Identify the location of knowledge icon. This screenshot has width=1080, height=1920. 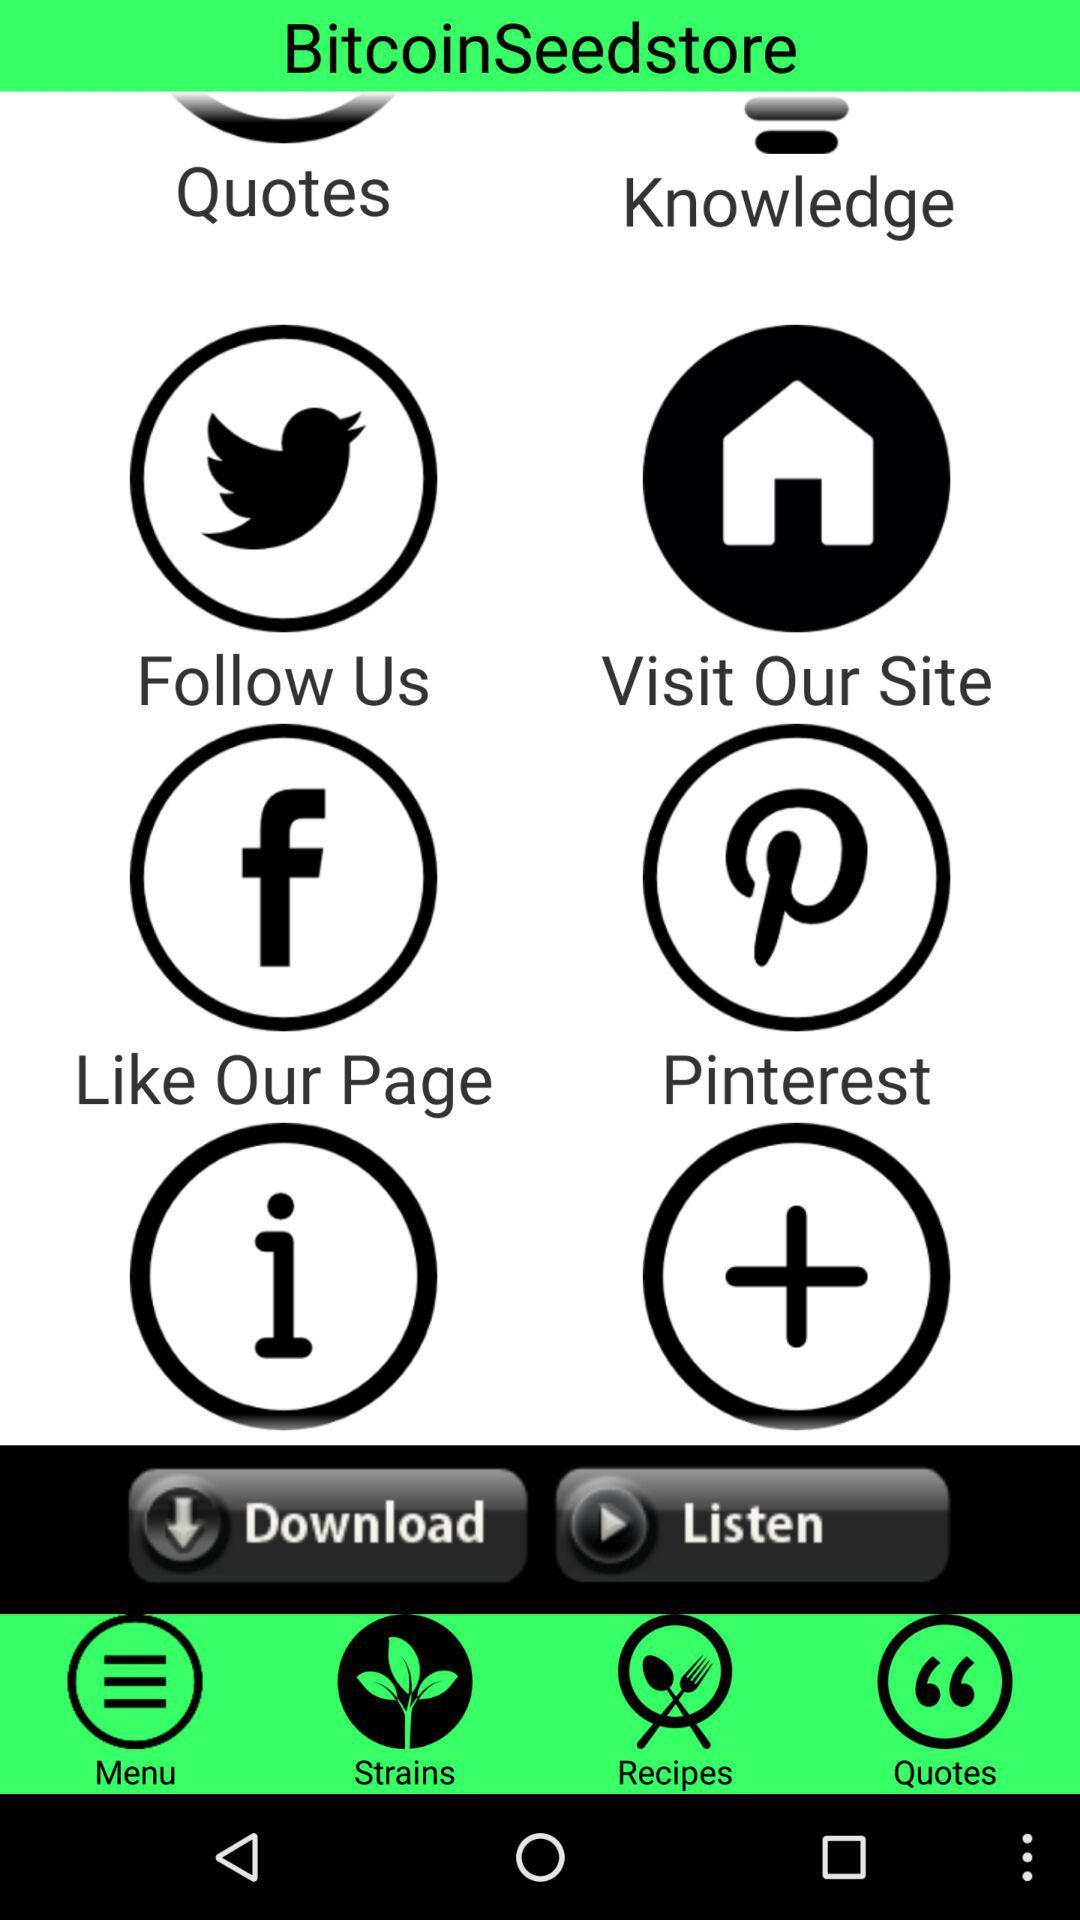
(795, 121).